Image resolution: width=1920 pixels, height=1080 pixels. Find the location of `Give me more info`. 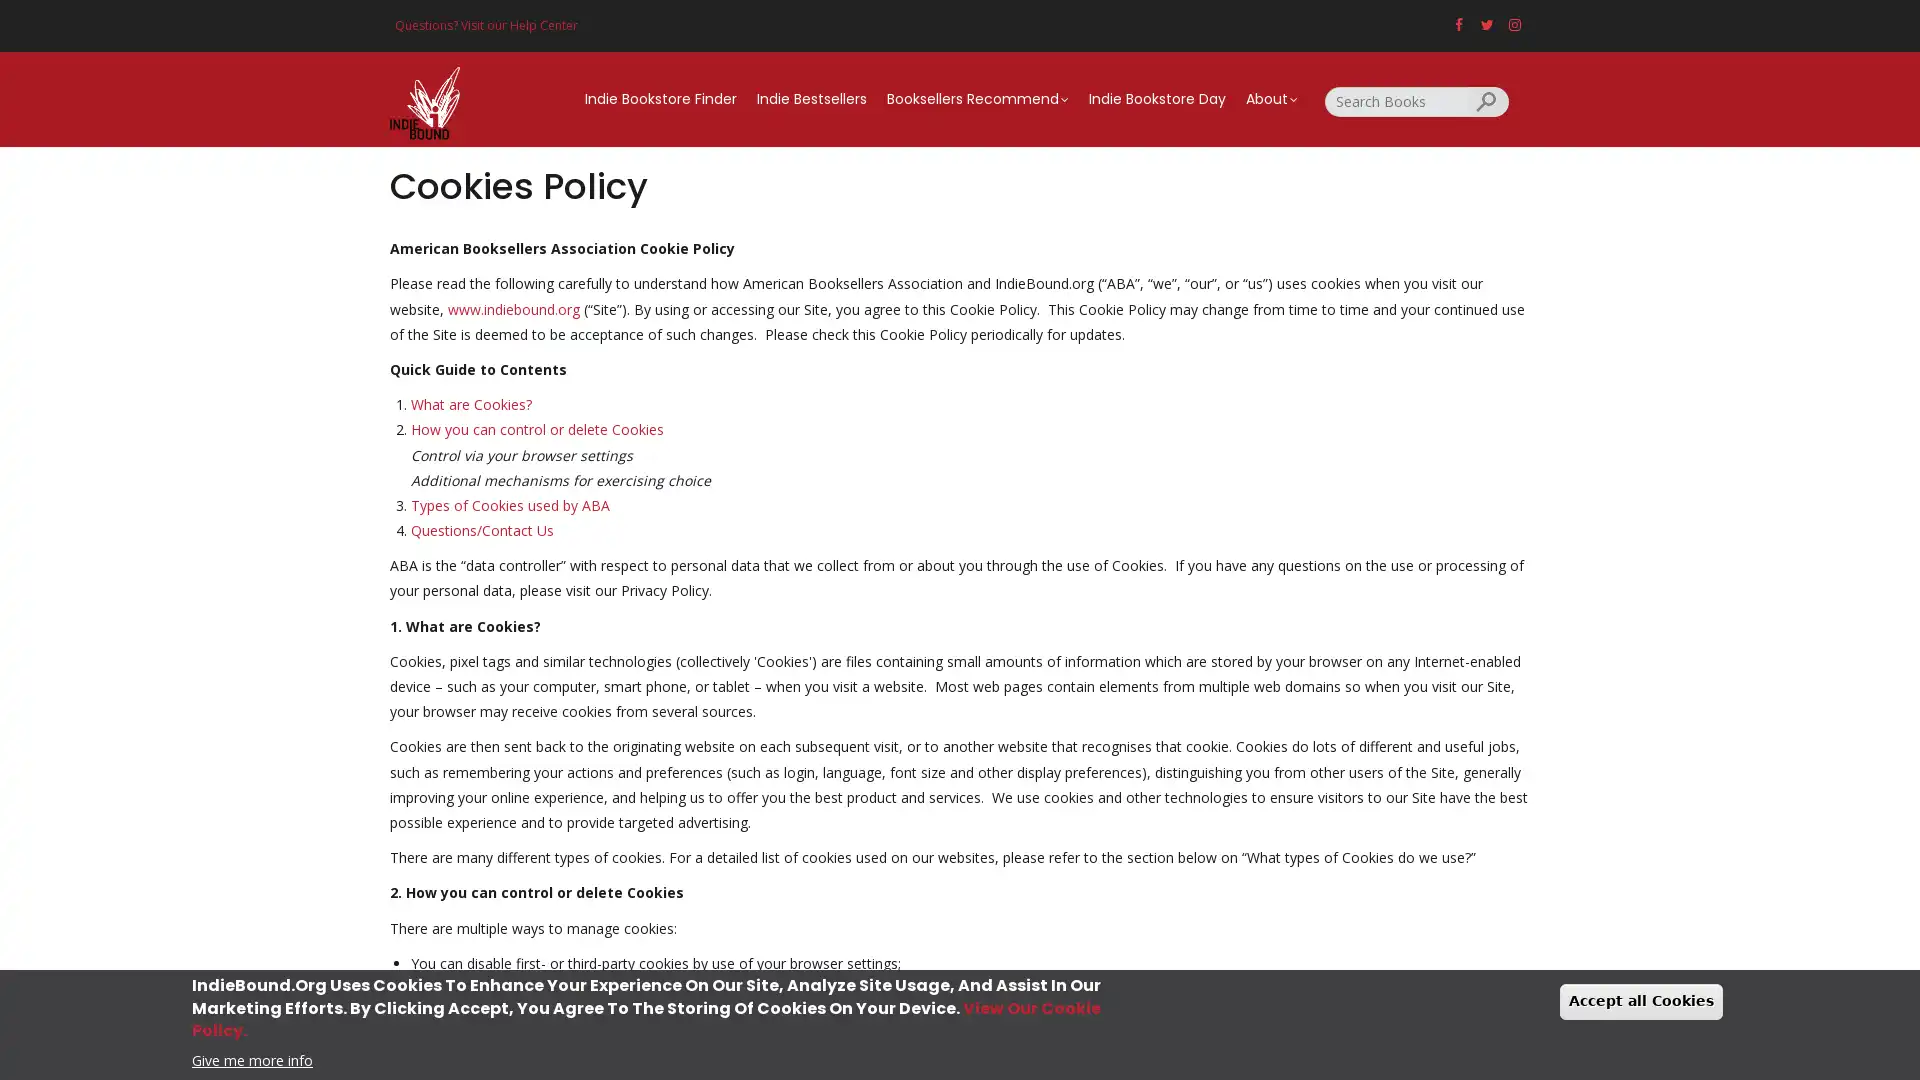

Give me more info is located at coordinates (251, 1058).